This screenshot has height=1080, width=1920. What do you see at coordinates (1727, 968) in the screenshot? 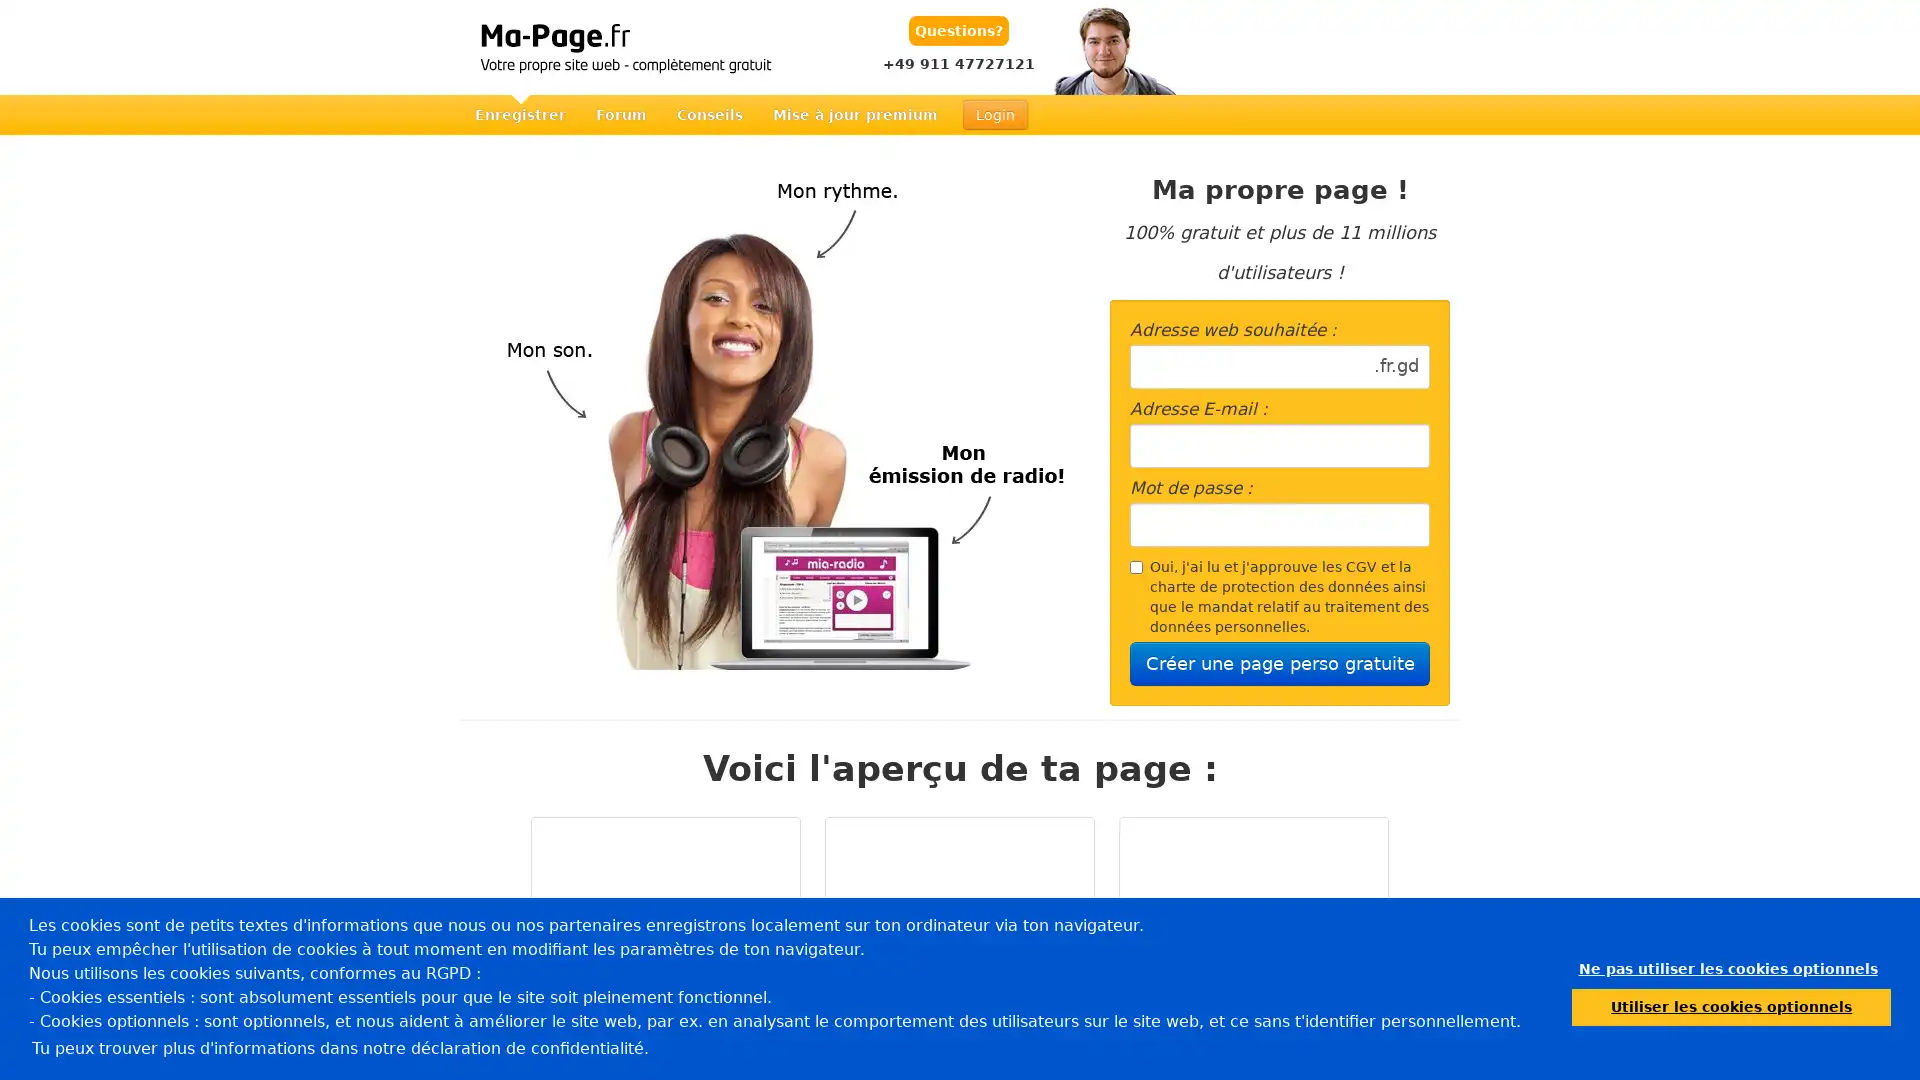
I see `dismiss cookie message` at bounding box center [1727, 968].